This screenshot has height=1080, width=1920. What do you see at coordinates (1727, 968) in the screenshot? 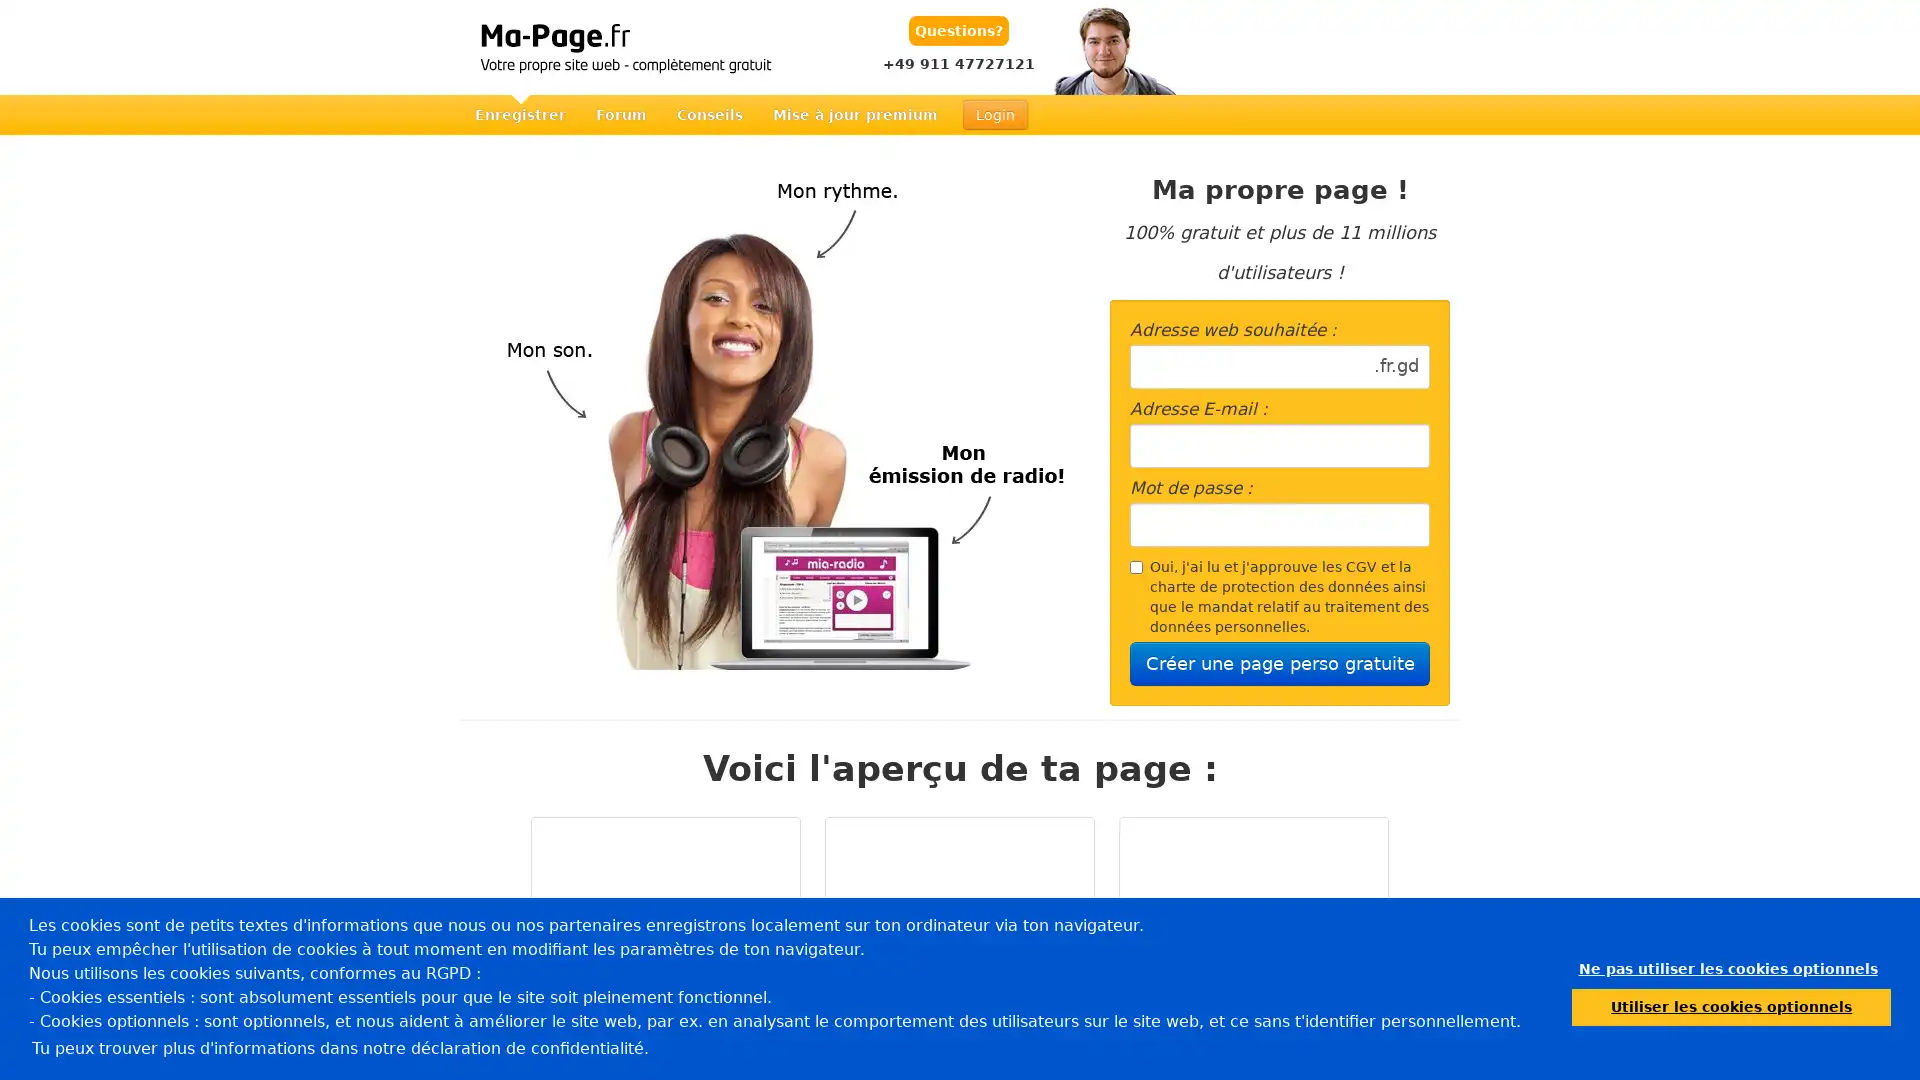
I see `dismiss cookie message` at bounding box center [1727, 968].